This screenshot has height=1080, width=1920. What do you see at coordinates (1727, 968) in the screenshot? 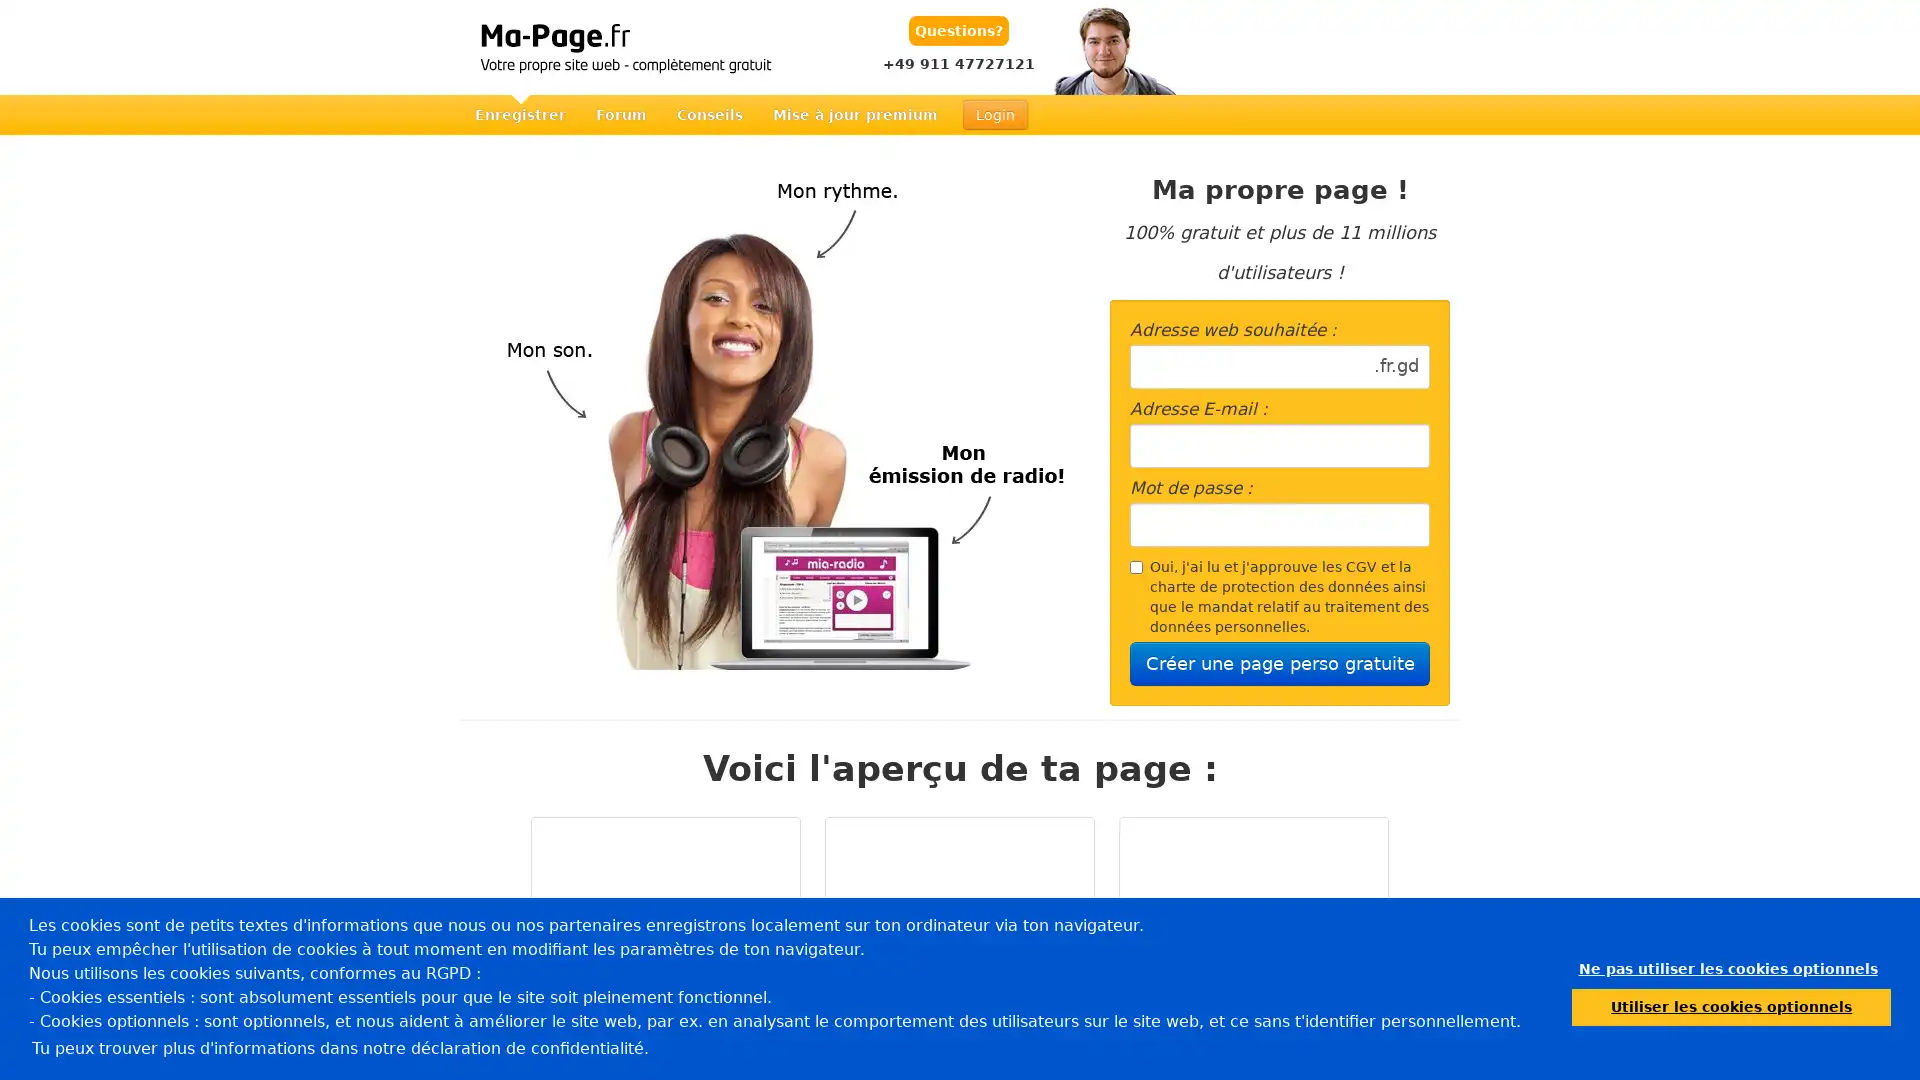
I see `dismiss cookie message` at bounding box center [1727, 968].